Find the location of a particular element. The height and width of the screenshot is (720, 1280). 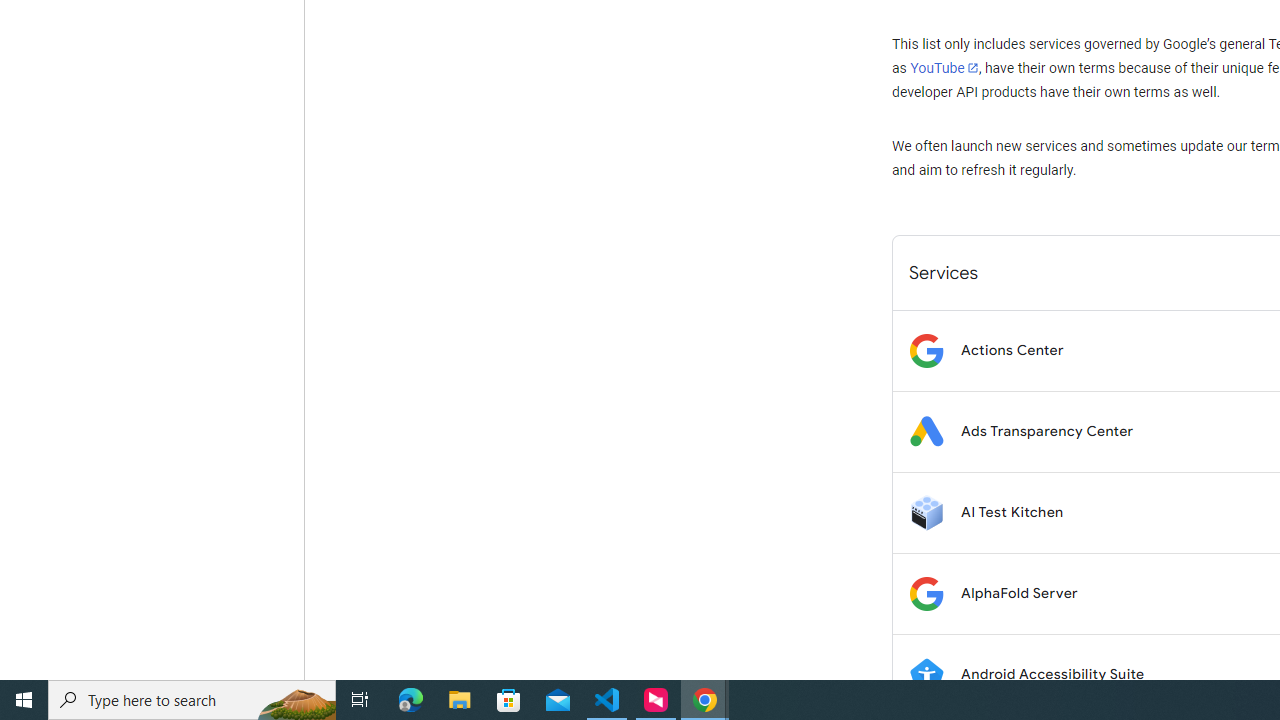

'Logo for AI Test Kitchen' is located at coordinates (925, 511).